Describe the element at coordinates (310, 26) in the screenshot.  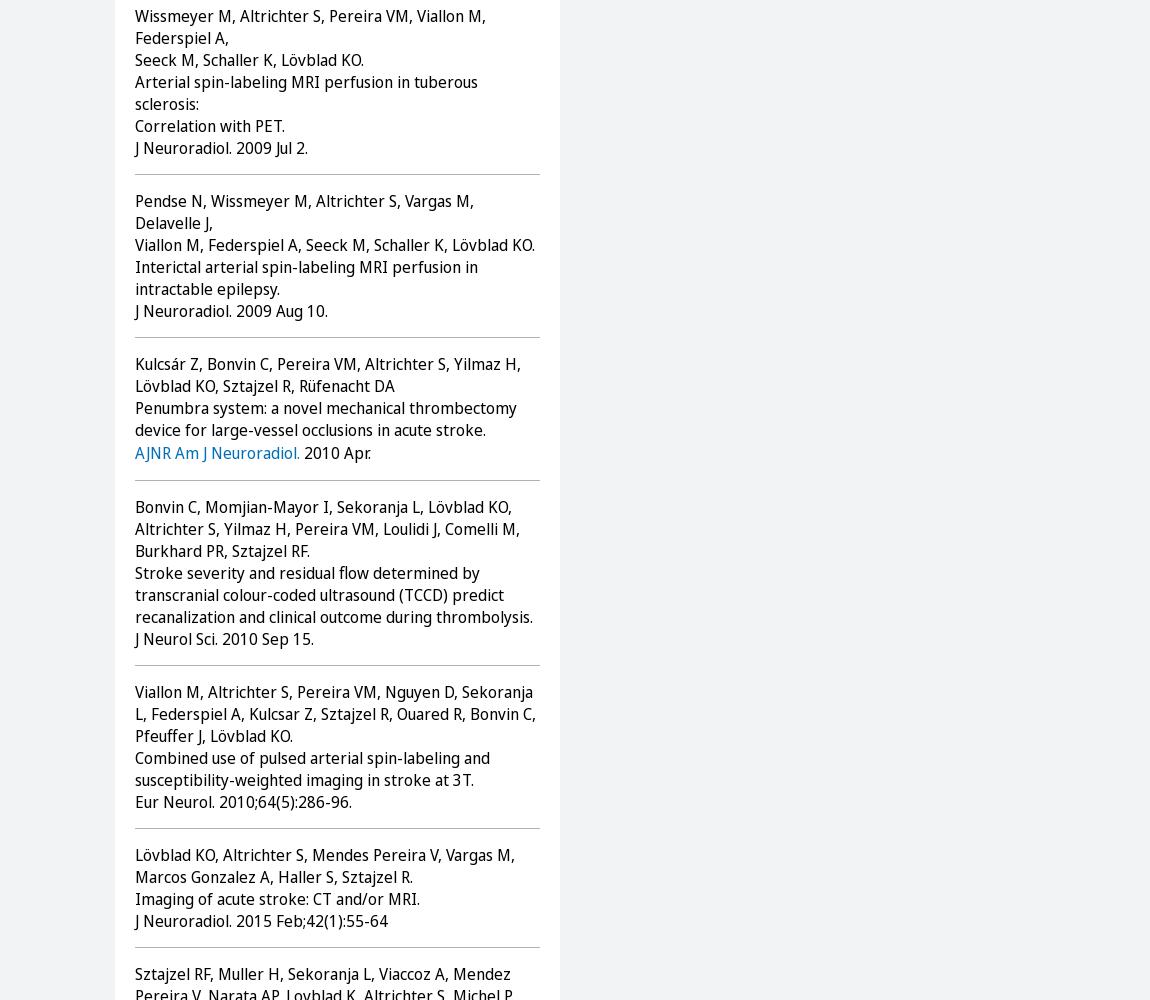
I see `'Wissmeyer M, Altrichter S, Pereira VM, Viallon M, Federspiel A,'` at that location.